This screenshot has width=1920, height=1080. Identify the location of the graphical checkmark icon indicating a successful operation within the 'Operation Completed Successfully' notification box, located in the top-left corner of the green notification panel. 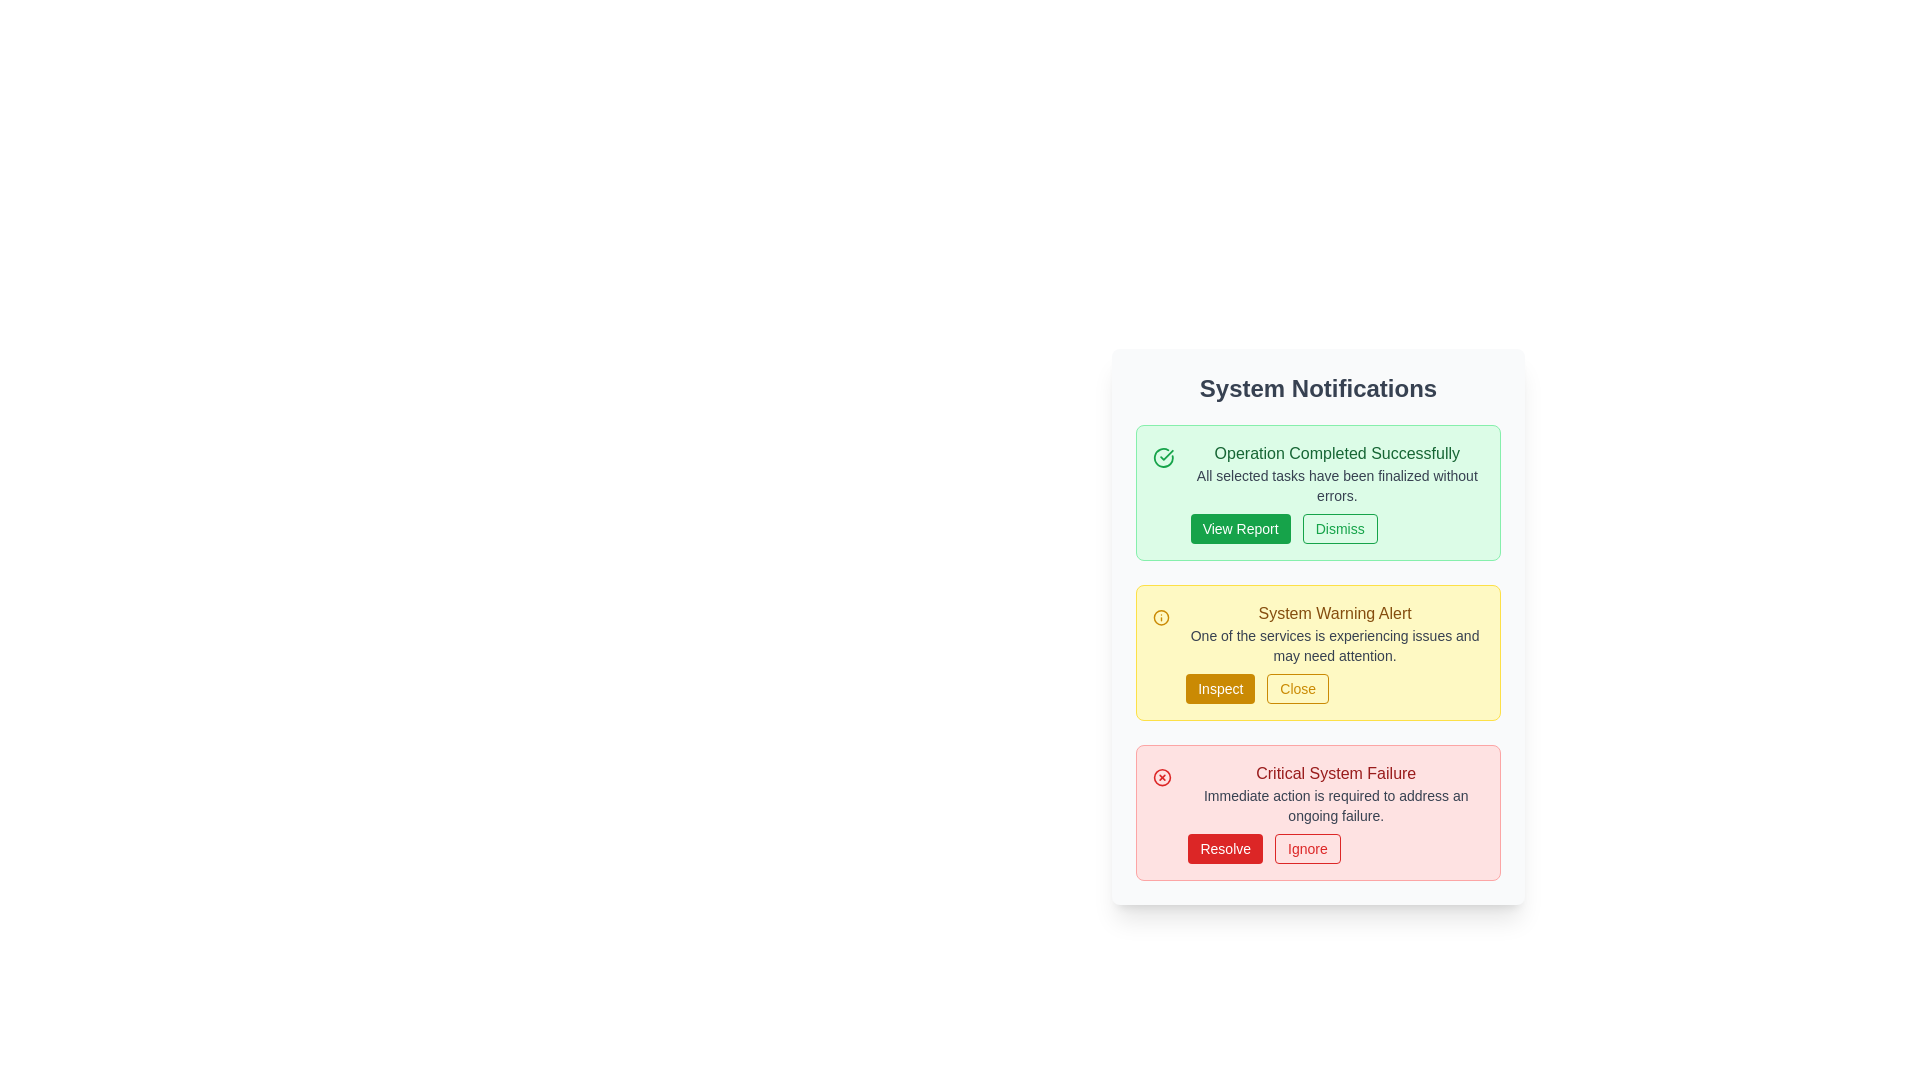
(1166, 455).